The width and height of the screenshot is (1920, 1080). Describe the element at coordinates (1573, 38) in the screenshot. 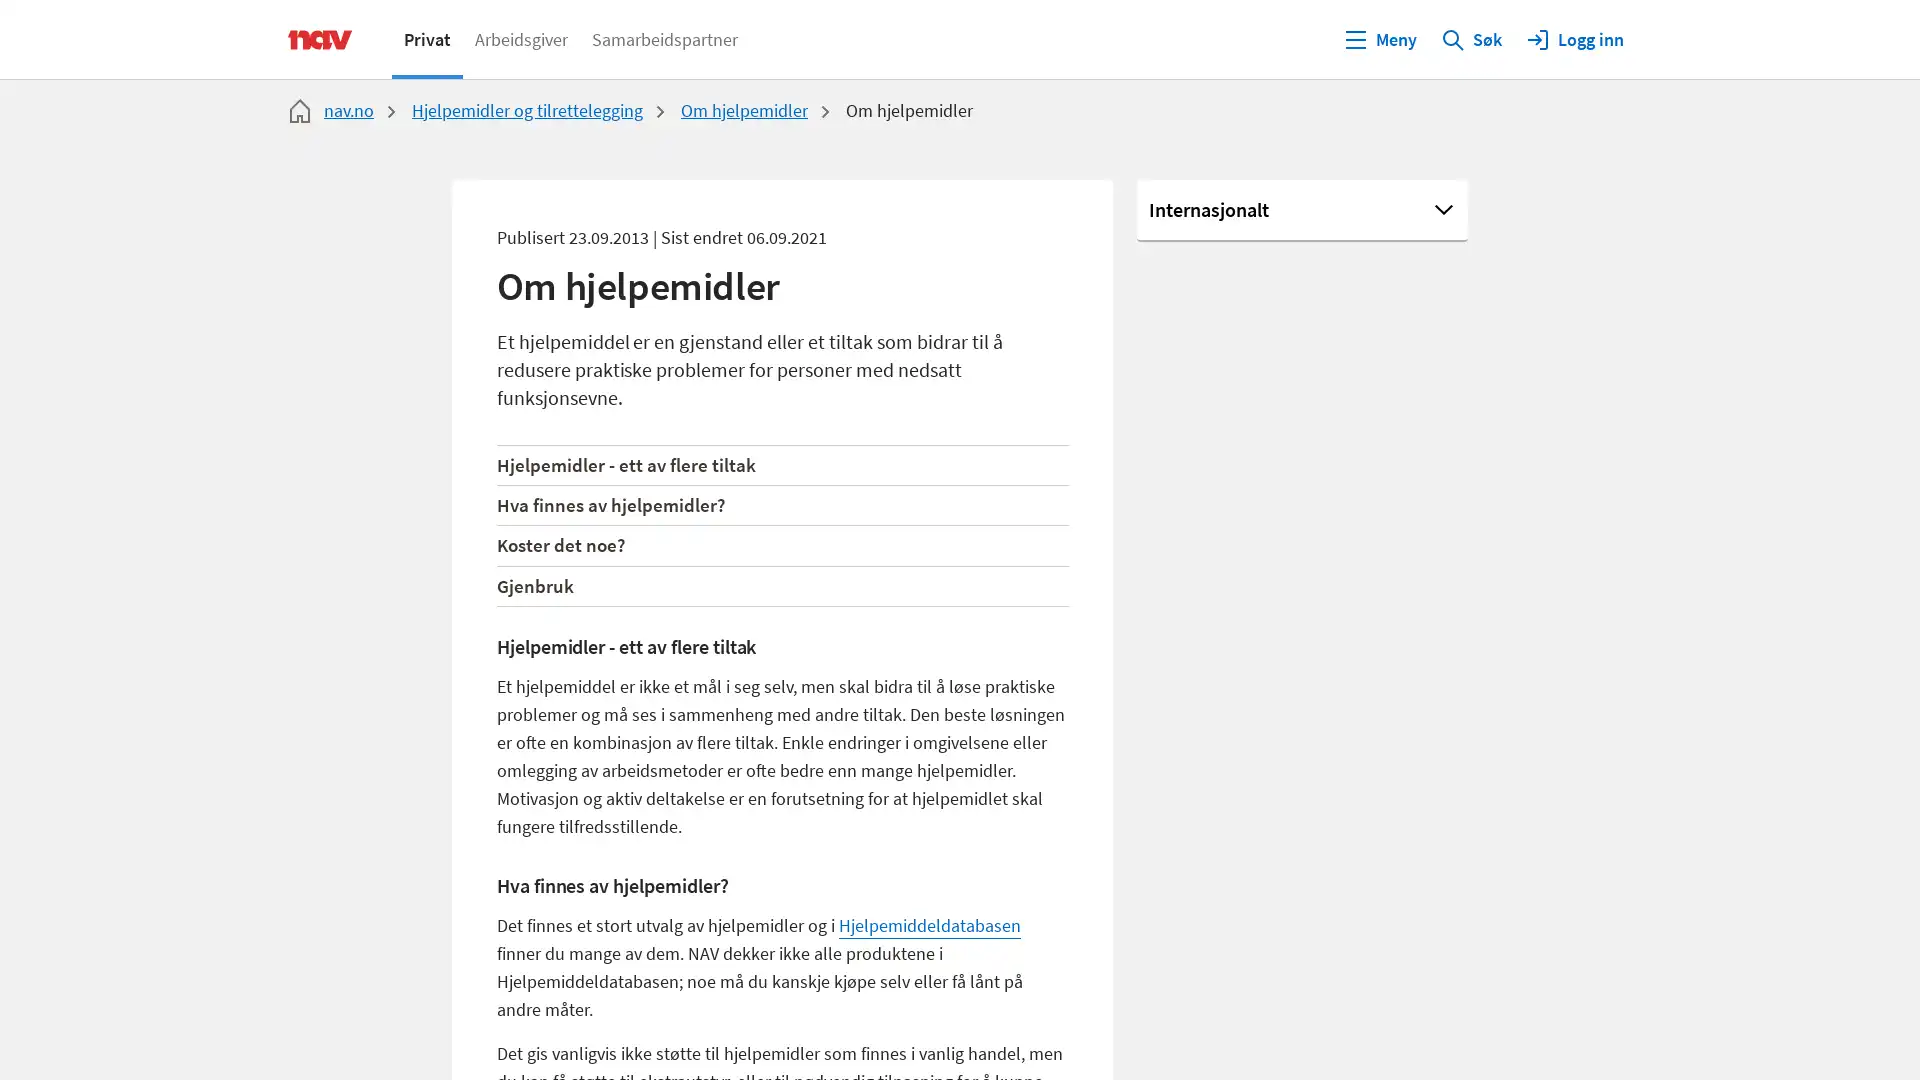

I see `Logg inn` at that location.